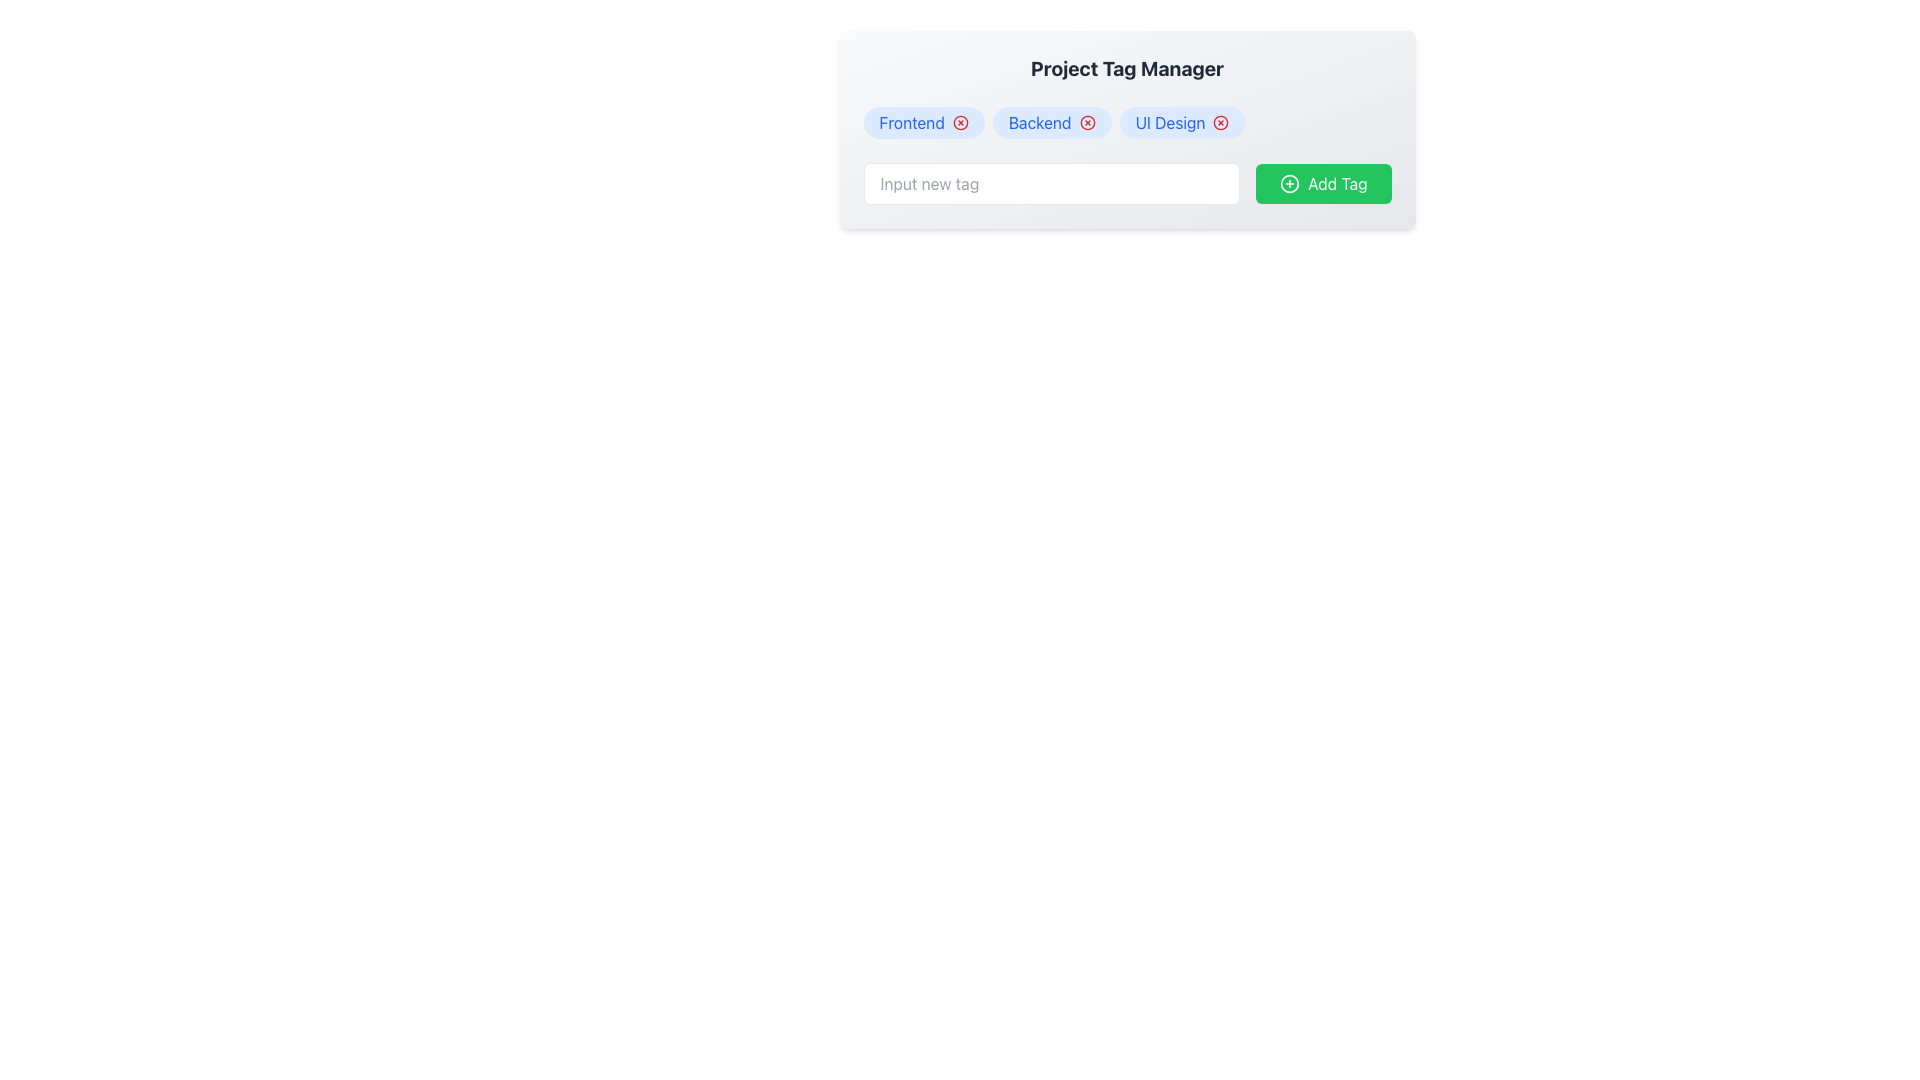 This screenshot has height=1080, width=1920. What do you see at coordinates (923, 123) in the screenshot?
I see `the 'Frontend' tag component located below the 'Project Tag Manager' header` at bounding box center [923, 123].